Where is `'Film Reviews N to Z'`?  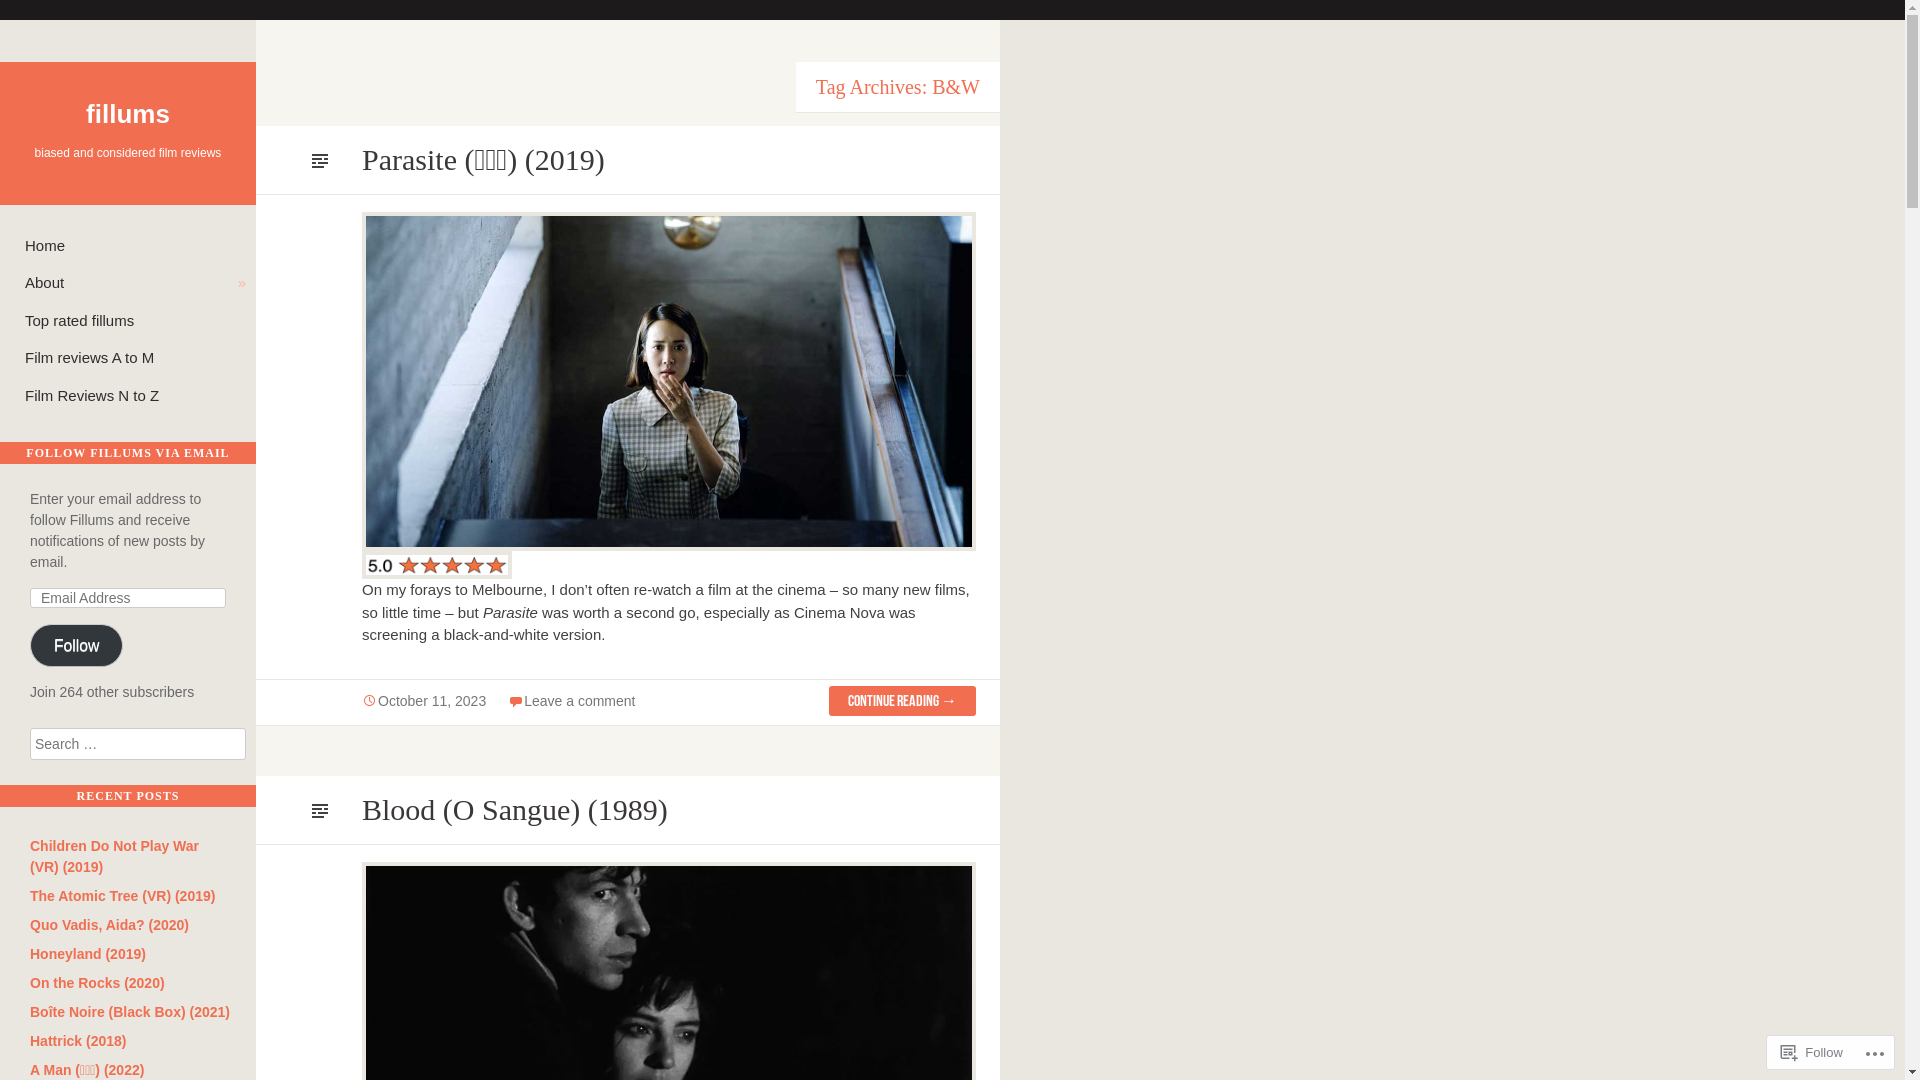 'Film Reviews N to Z' is located at coordinates (134, 396).